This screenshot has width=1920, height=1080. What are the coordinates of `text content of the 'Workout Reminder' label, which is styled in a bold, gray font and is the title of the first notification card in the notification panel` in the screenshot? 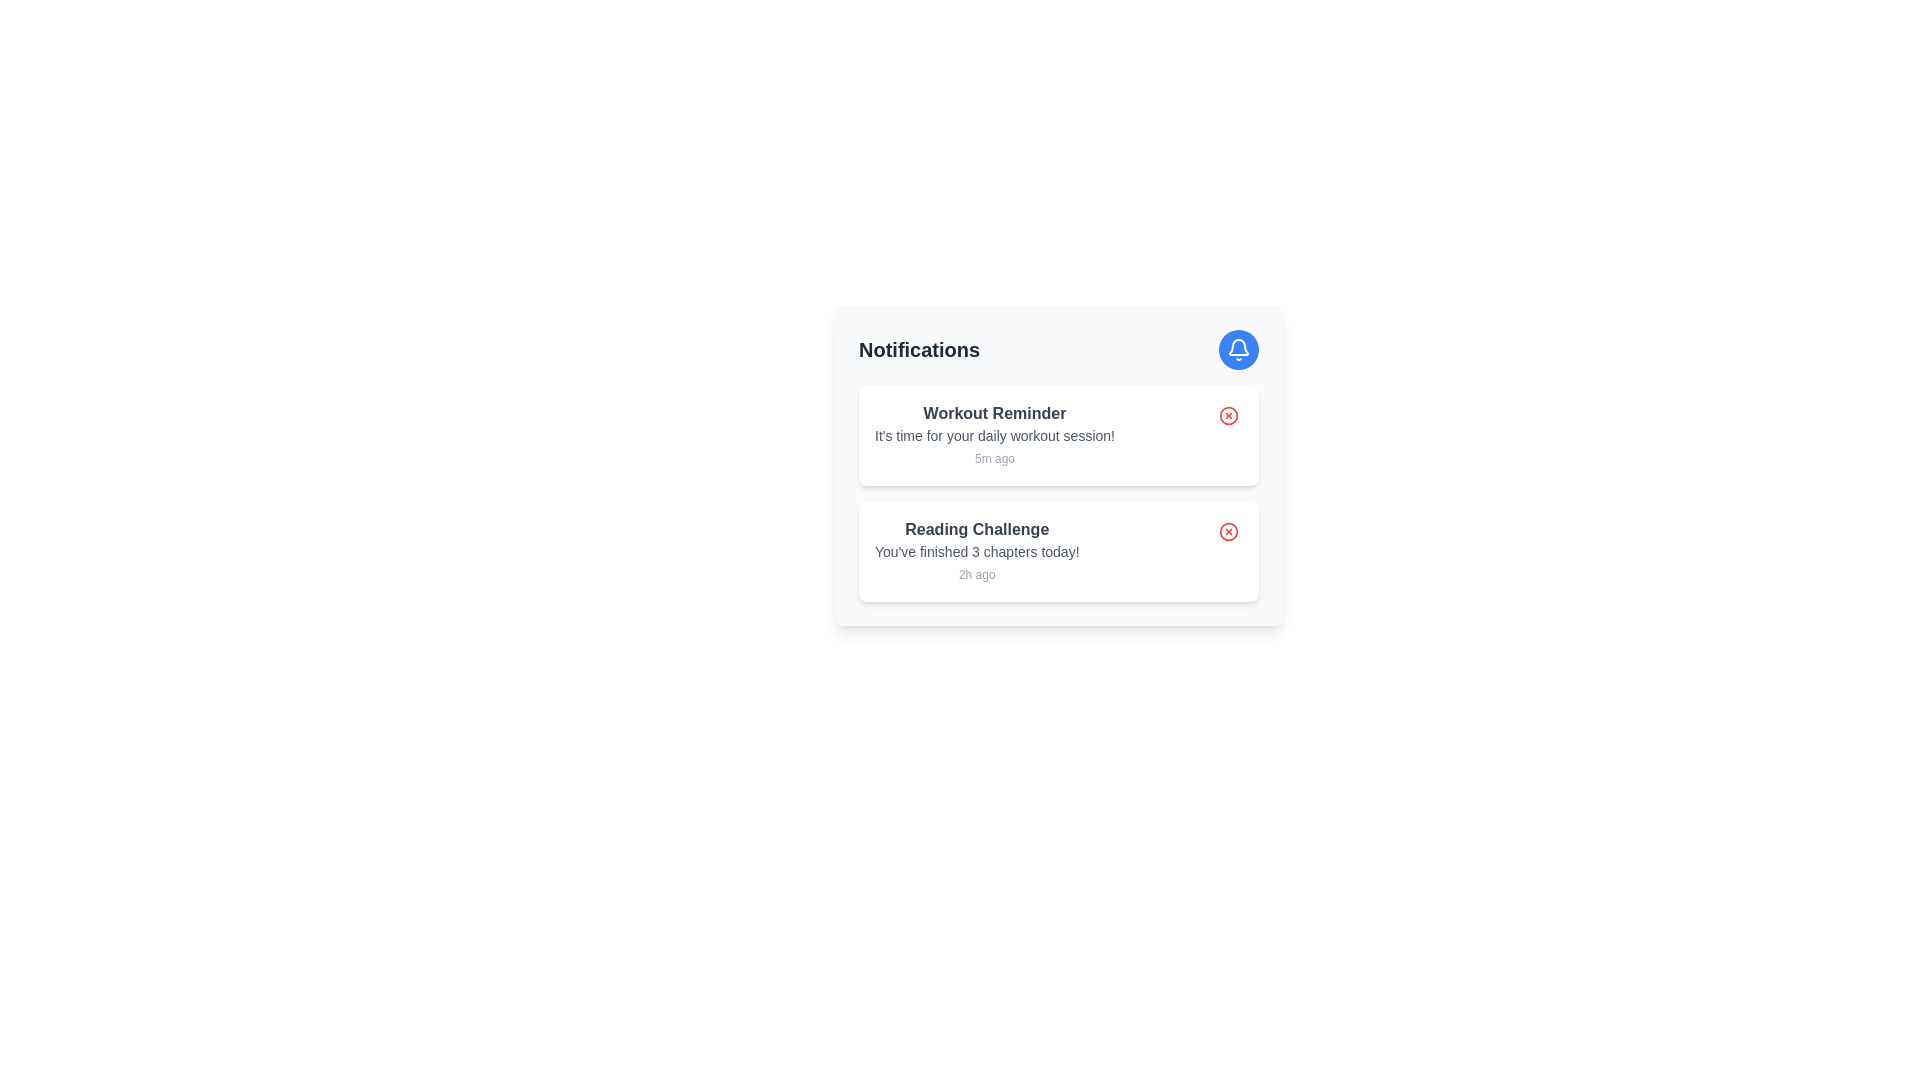 It's located at (994, 412).